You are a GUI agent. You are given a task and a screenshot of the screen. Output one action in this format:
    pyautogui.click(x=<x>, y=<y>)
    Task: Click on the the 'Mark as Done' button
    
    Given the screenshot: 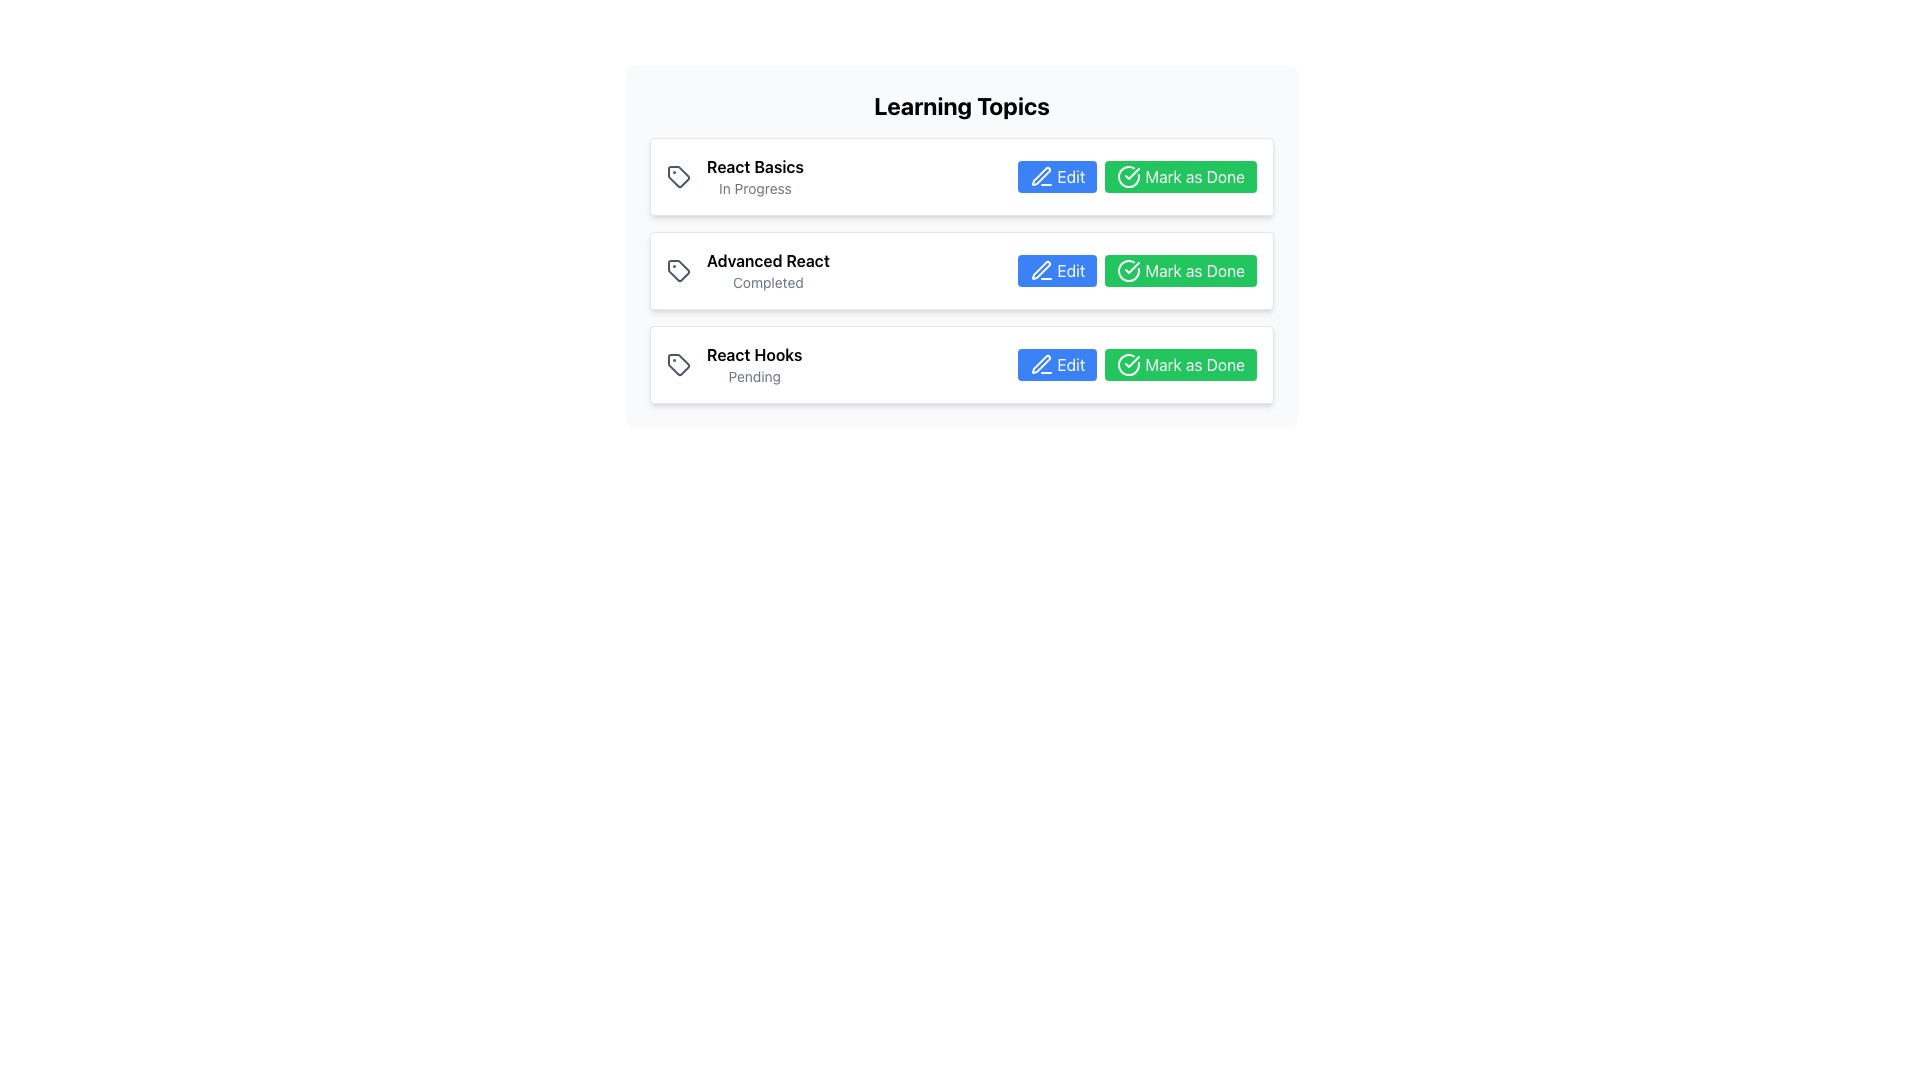 What is the action you would take?
    pyautogui.click(x=1181, y=176)
    